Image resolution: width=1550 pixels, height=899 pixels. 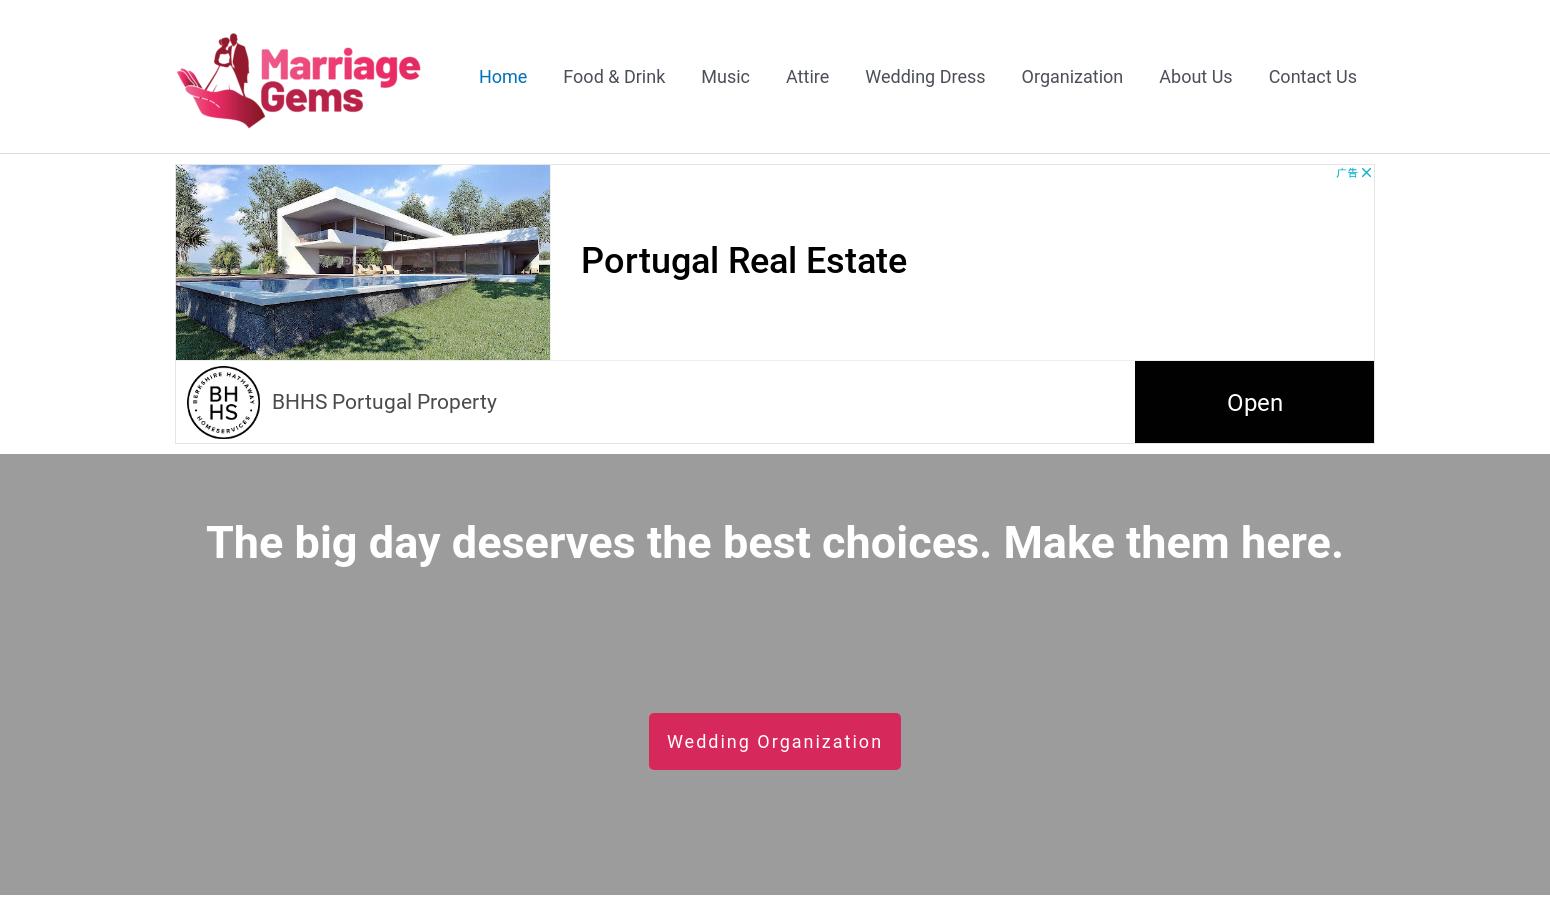 What do you see at coordinates (1311, 74) in the screenshot?
I see `'Contact Us'` at bounding box center [1311, 74].